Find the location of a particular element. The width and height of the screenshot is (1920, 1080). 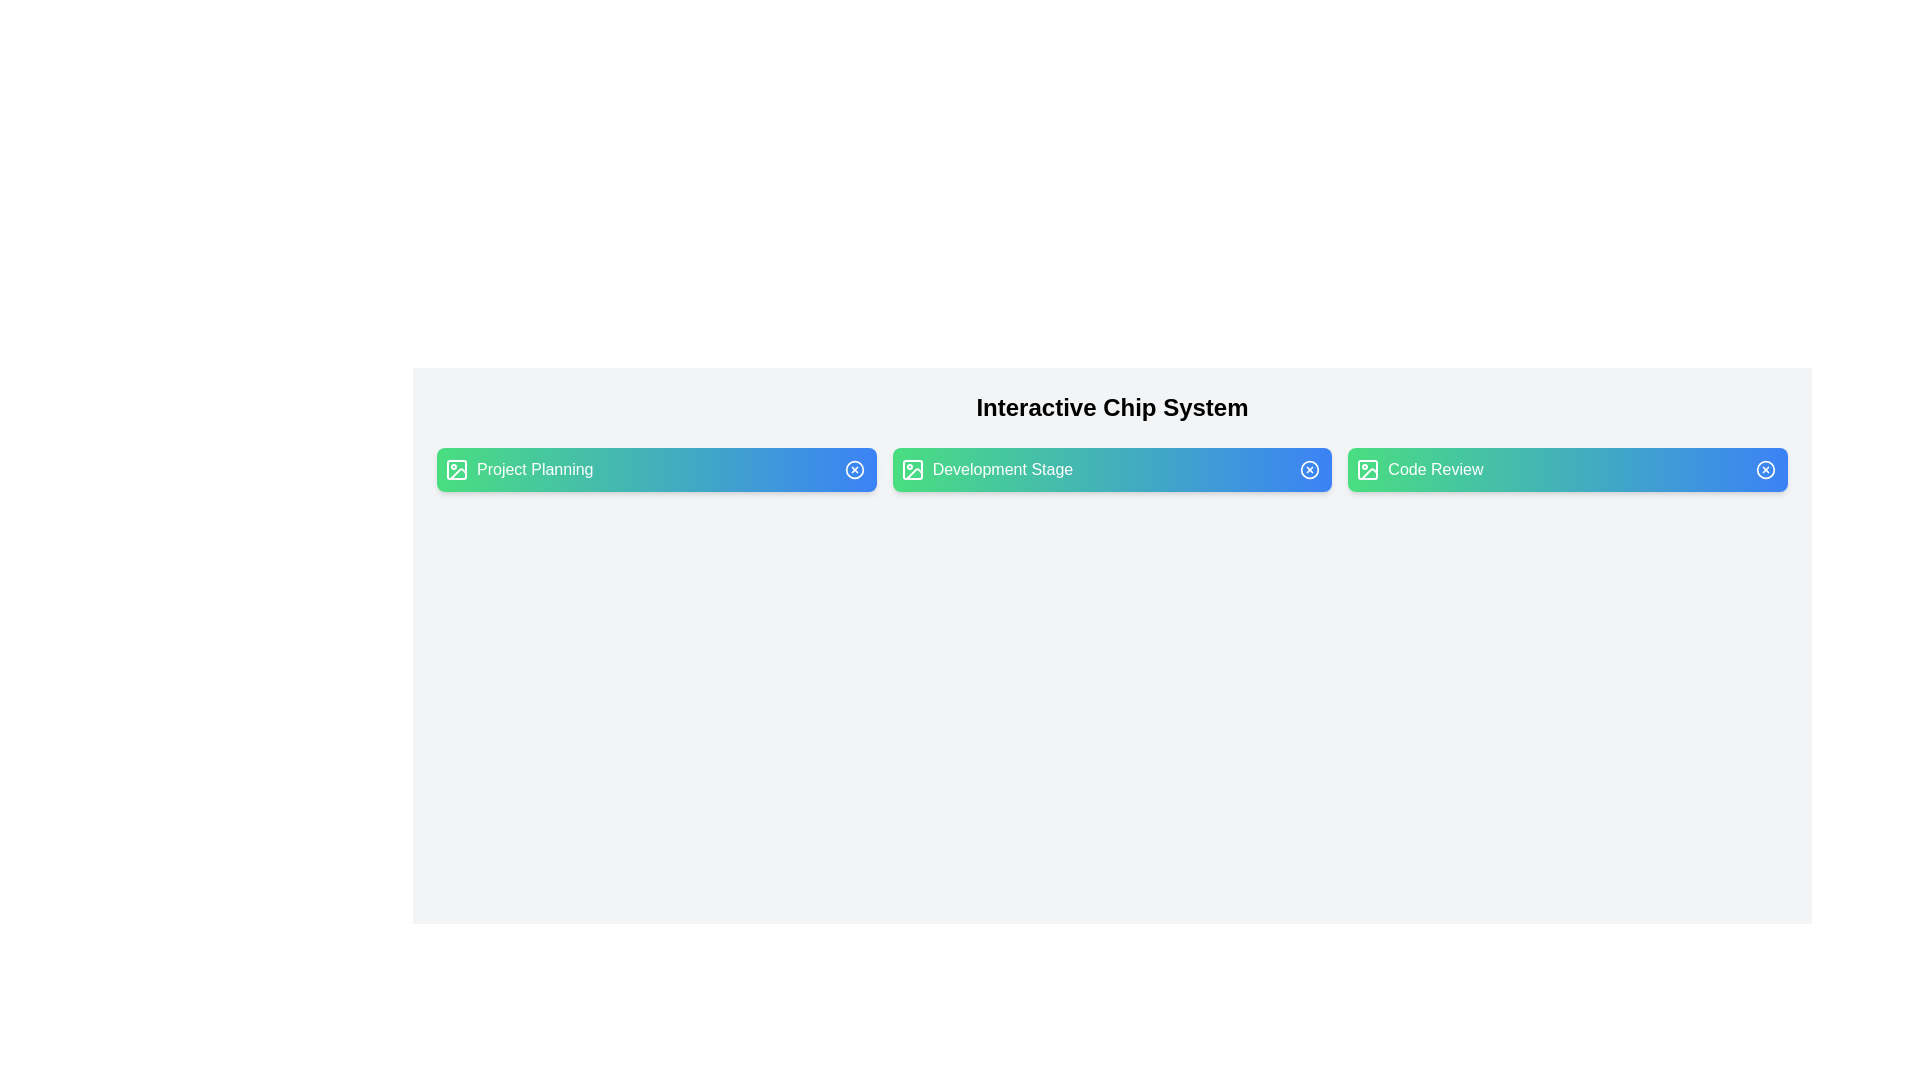

remove button of the chip labeled 'Project Planning' to delete it is located at coordinates (854, 470).